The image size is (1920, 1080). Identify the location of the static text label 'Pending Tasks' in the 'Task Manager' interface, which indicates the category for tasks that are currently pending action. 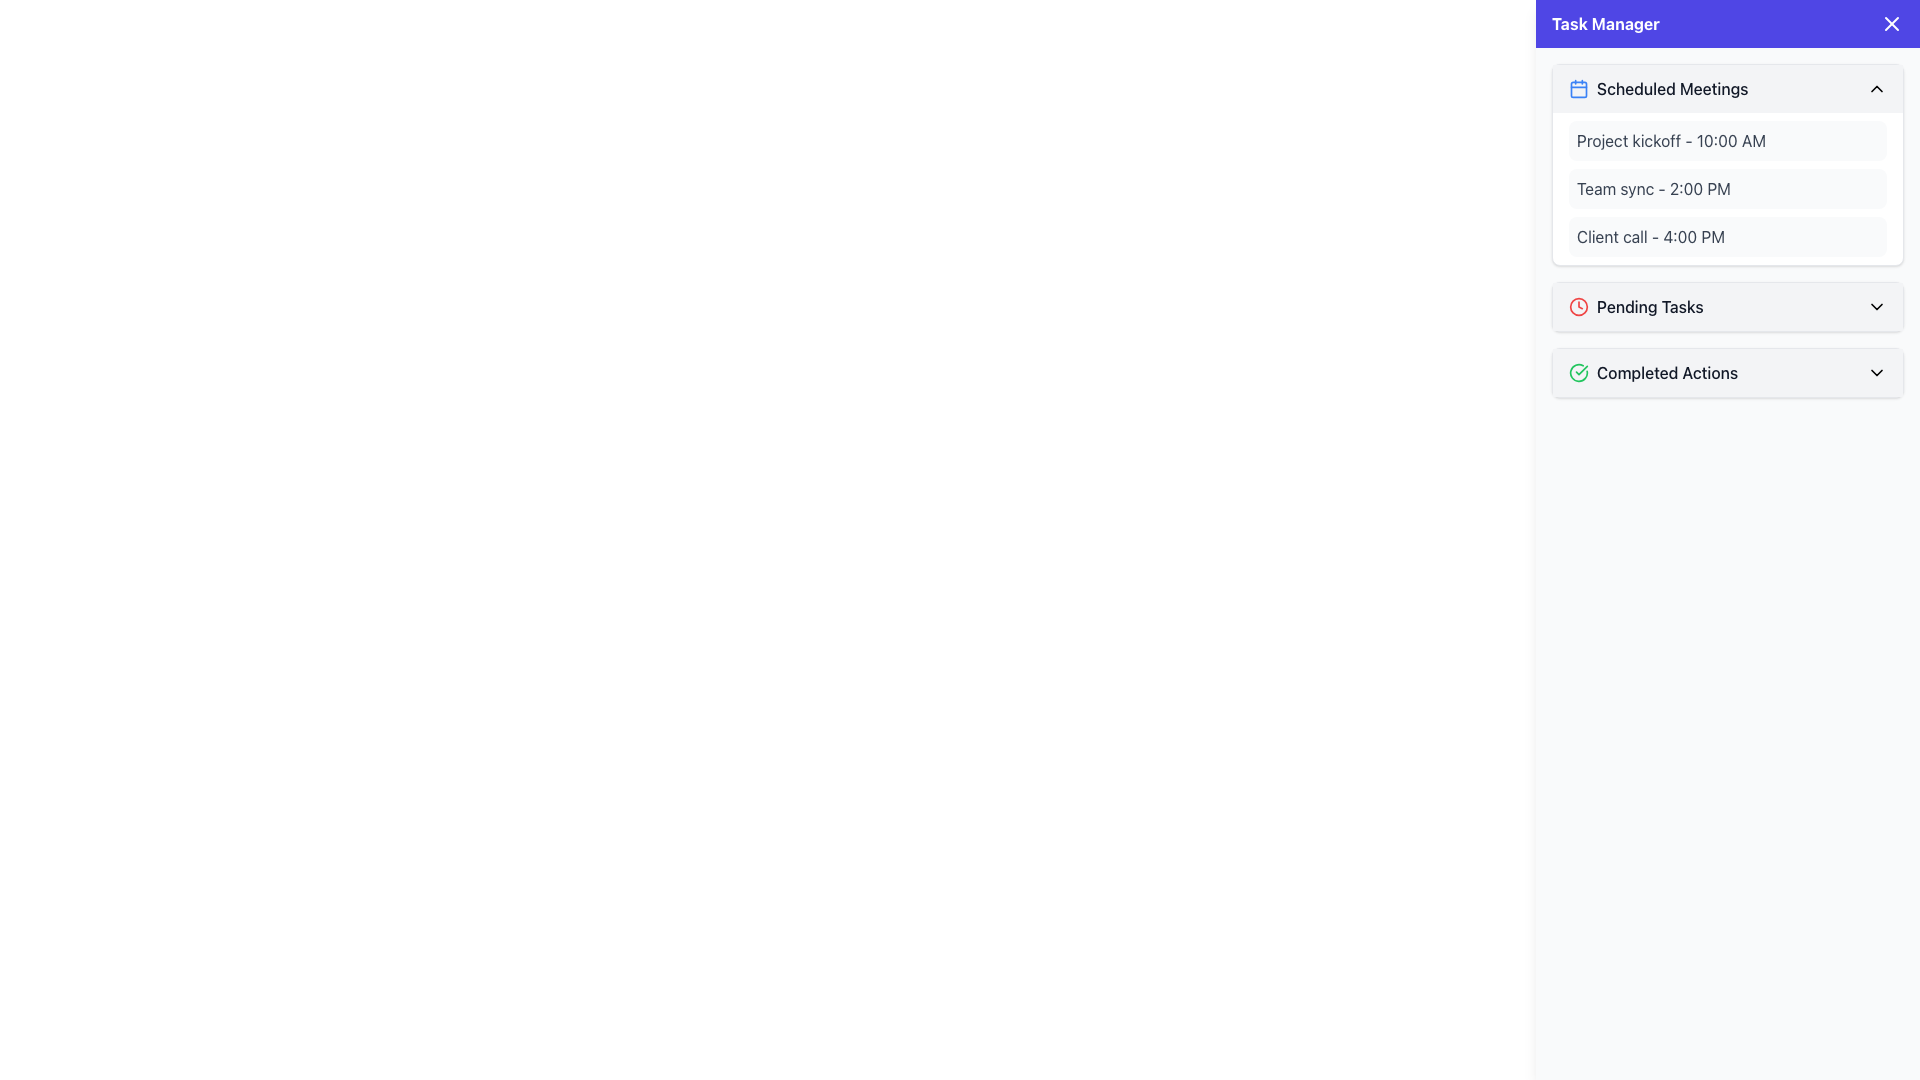
(1650, 307).